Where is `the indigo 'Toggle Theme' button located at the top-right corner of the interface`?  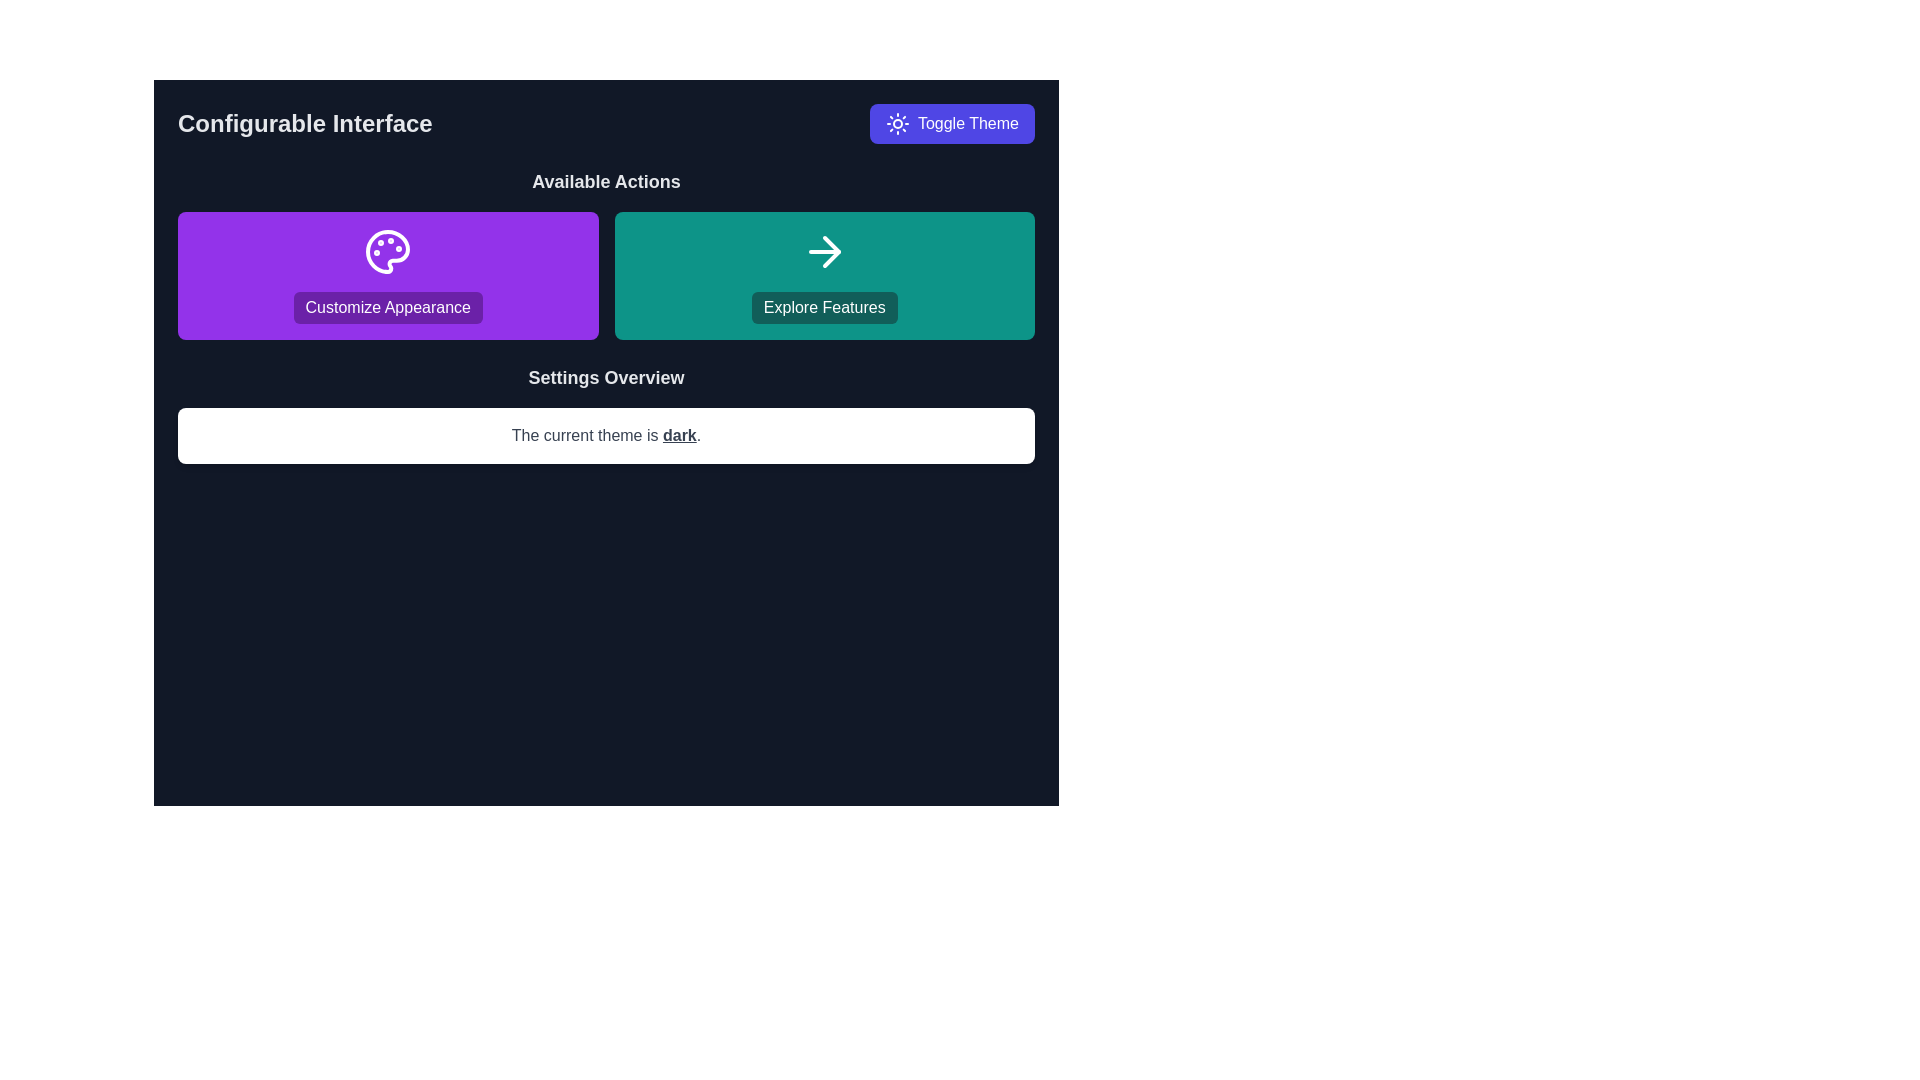
the indigo 'Toggle Theme' button located at the top-right corner of the interface is located at coordinates (950, 123).